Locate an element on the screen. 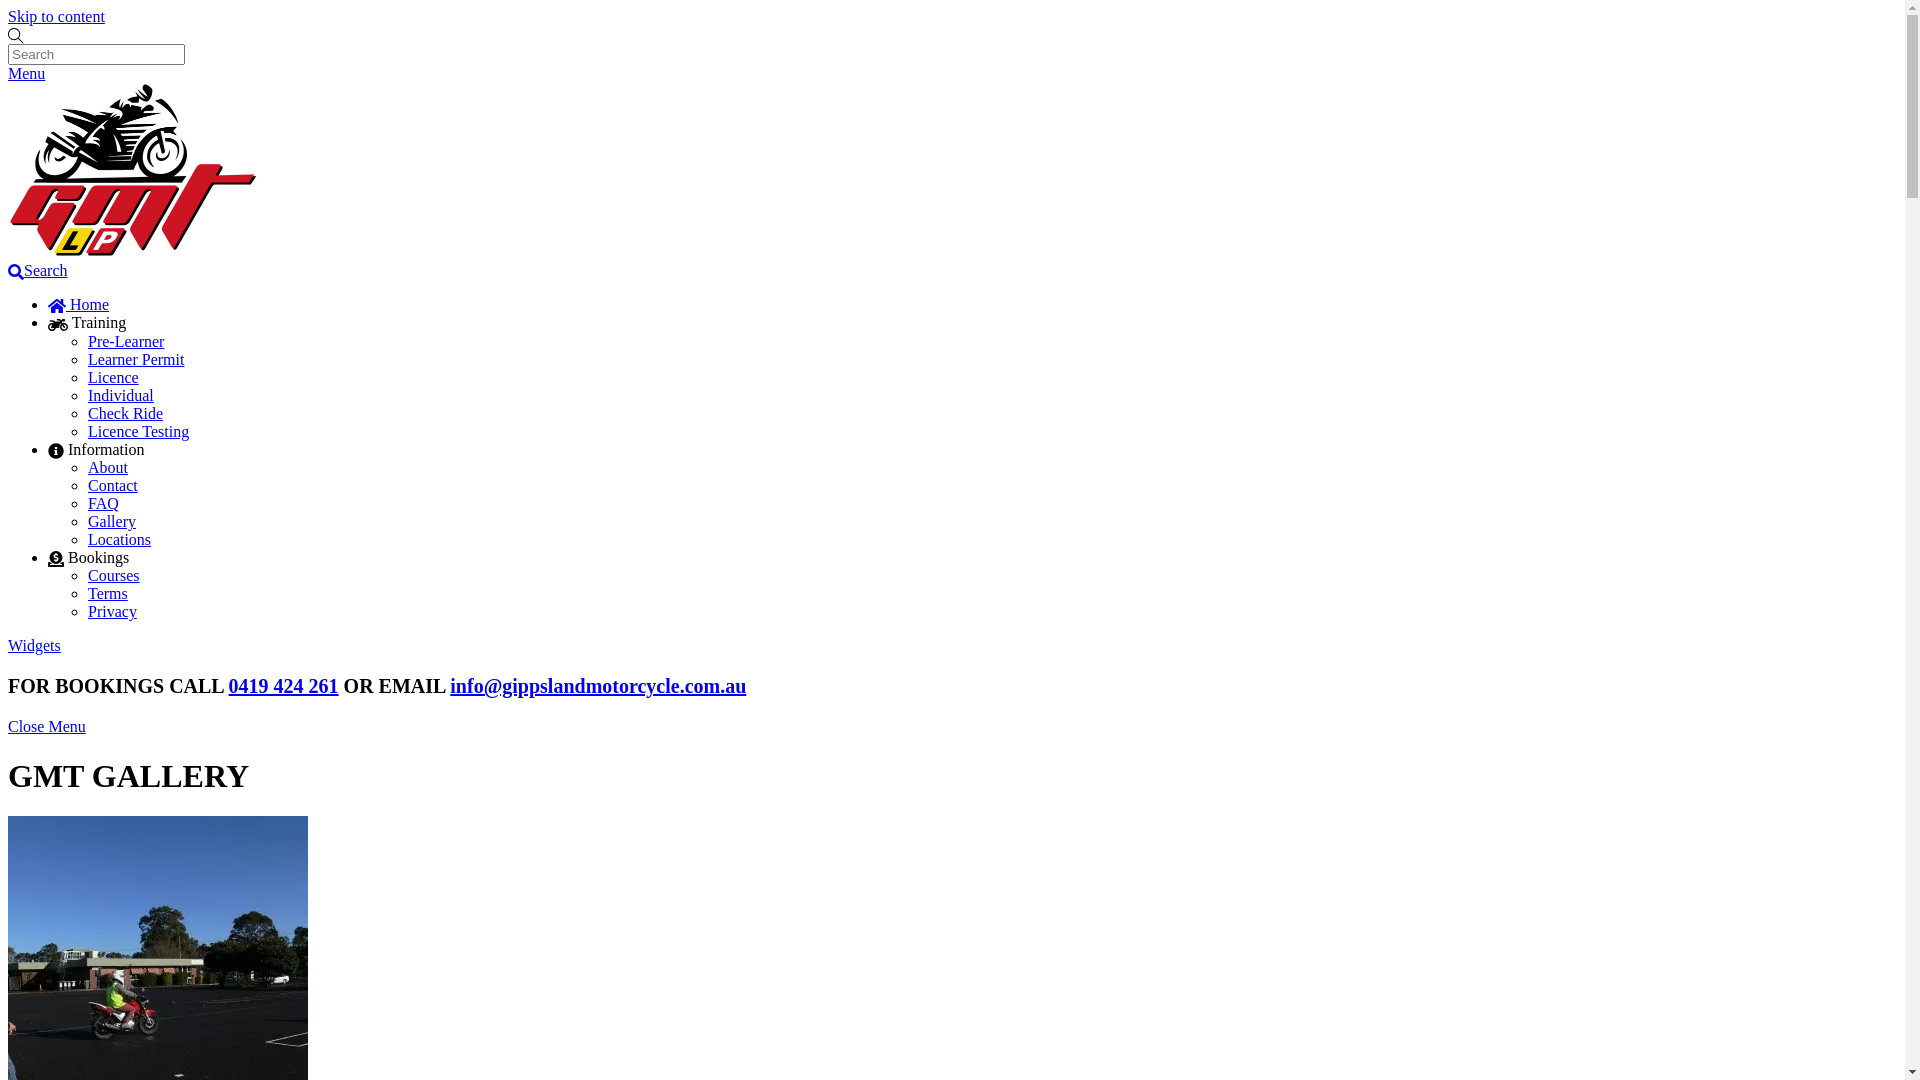 This screenshot has width=1920, height=1080. 'Menu' is located at coordinates (26, 72).